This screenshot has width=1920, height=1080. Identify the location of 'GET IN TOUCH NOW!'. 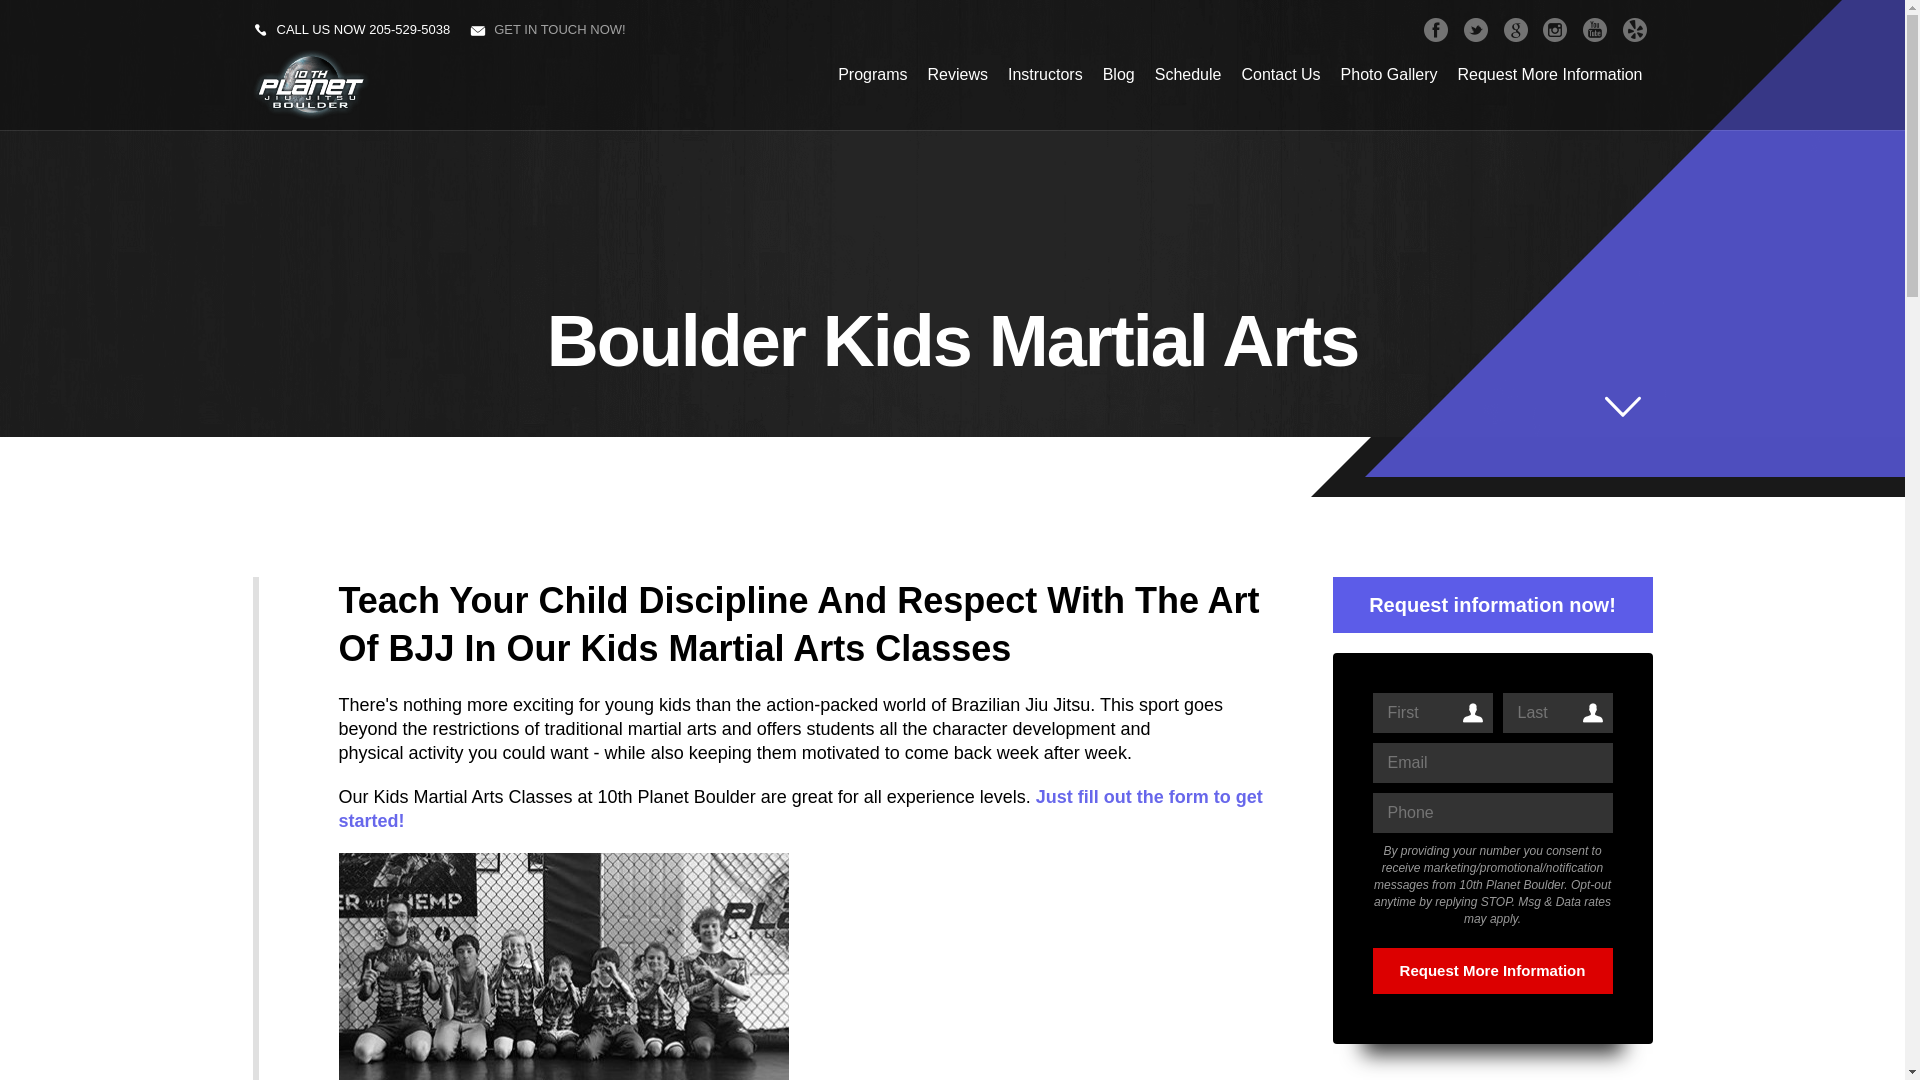
(559, 29).